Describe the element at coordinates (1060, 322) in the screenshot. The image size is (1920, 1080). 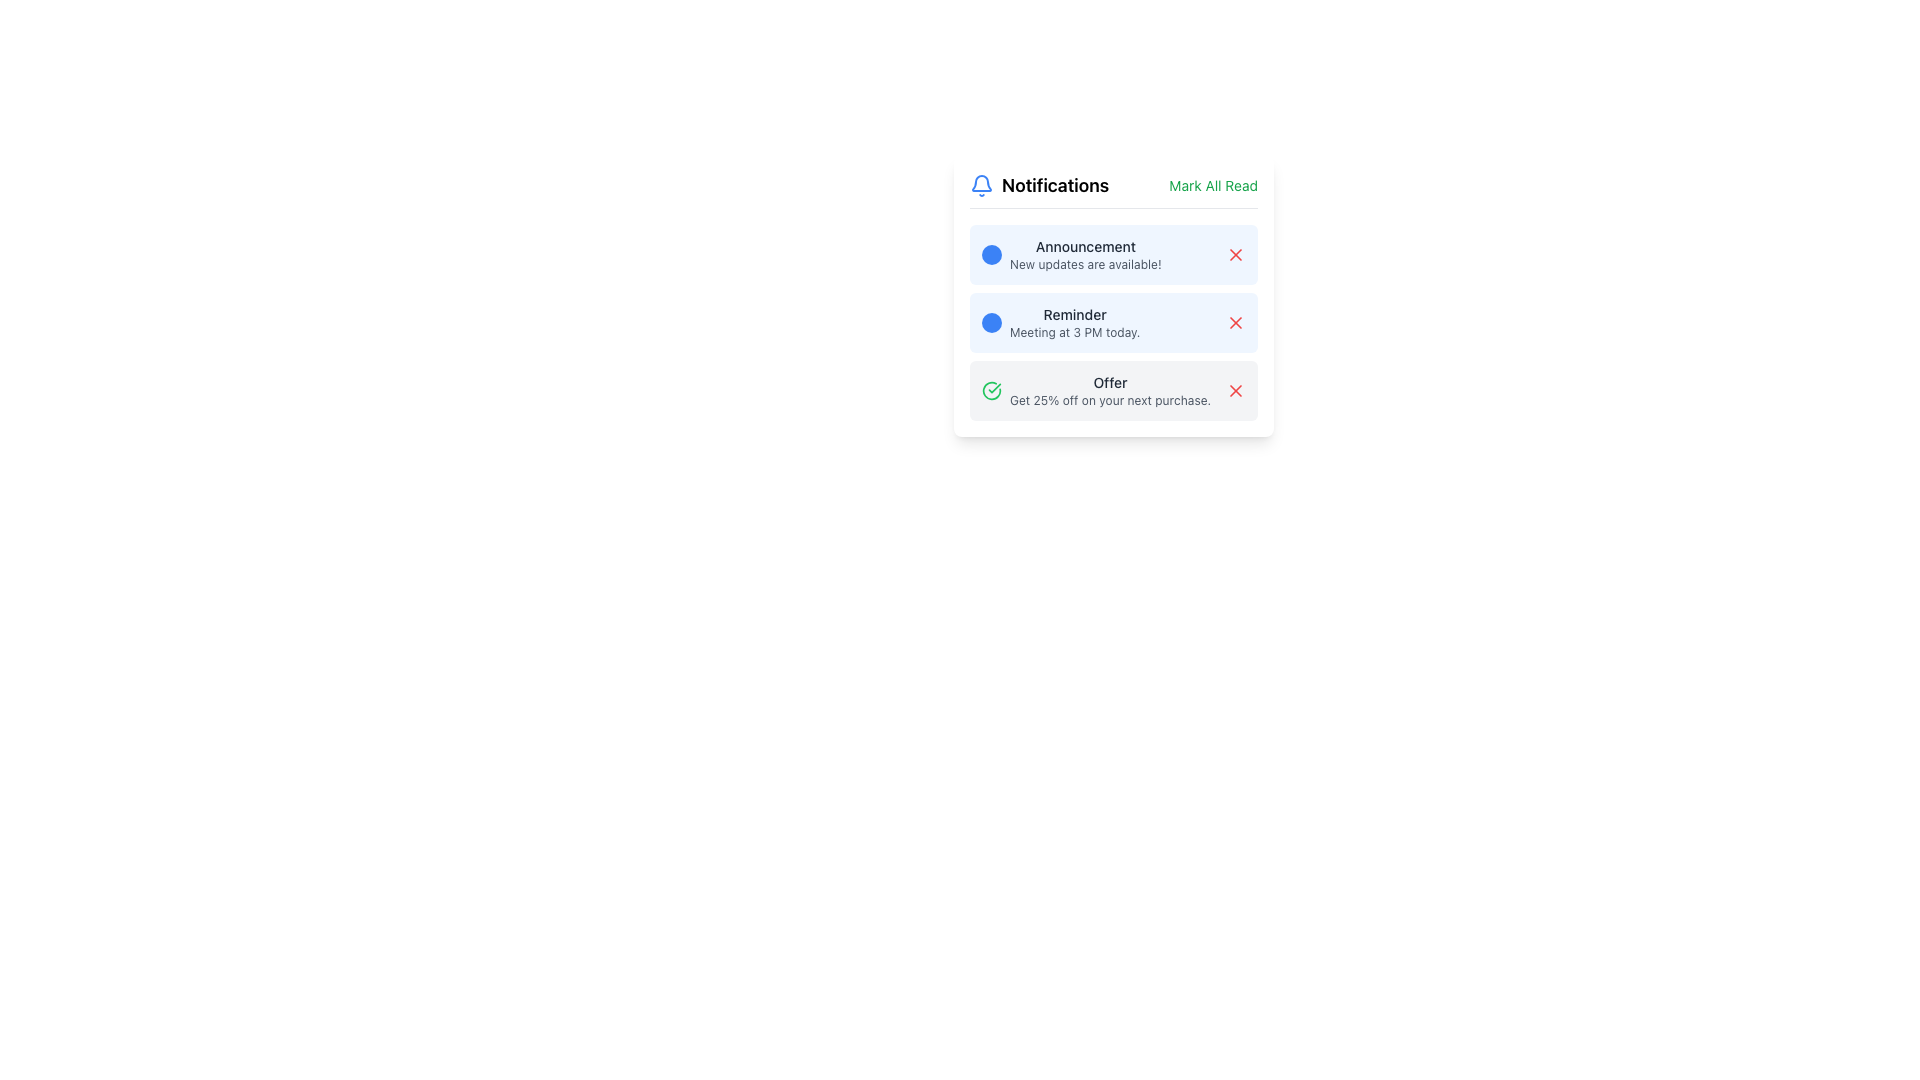
I see `the notification entry titled 'Reminder' with the subtitle 'Meeting at 3 PM today.'` at that location.